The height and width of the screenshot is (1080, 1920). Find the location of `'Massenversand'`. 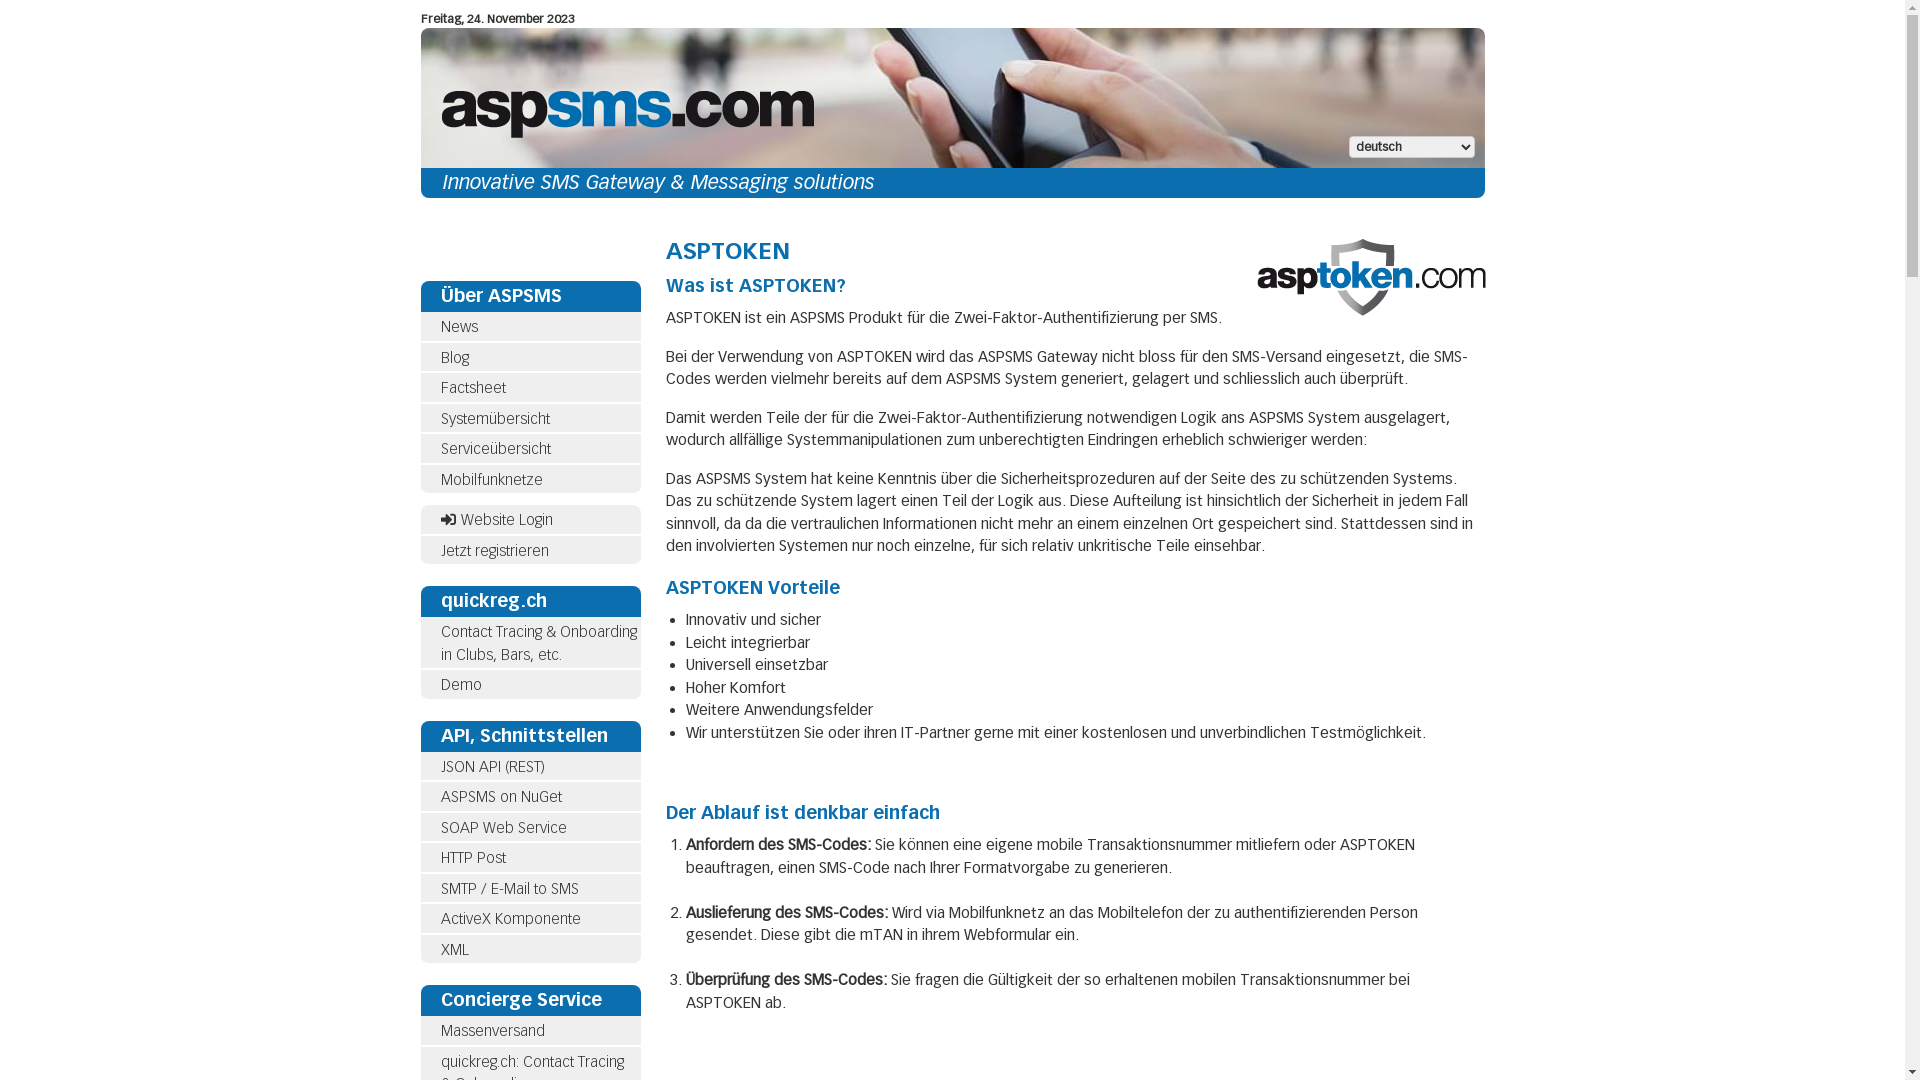

'Massenversand' is located at coordinates (529, 1031).